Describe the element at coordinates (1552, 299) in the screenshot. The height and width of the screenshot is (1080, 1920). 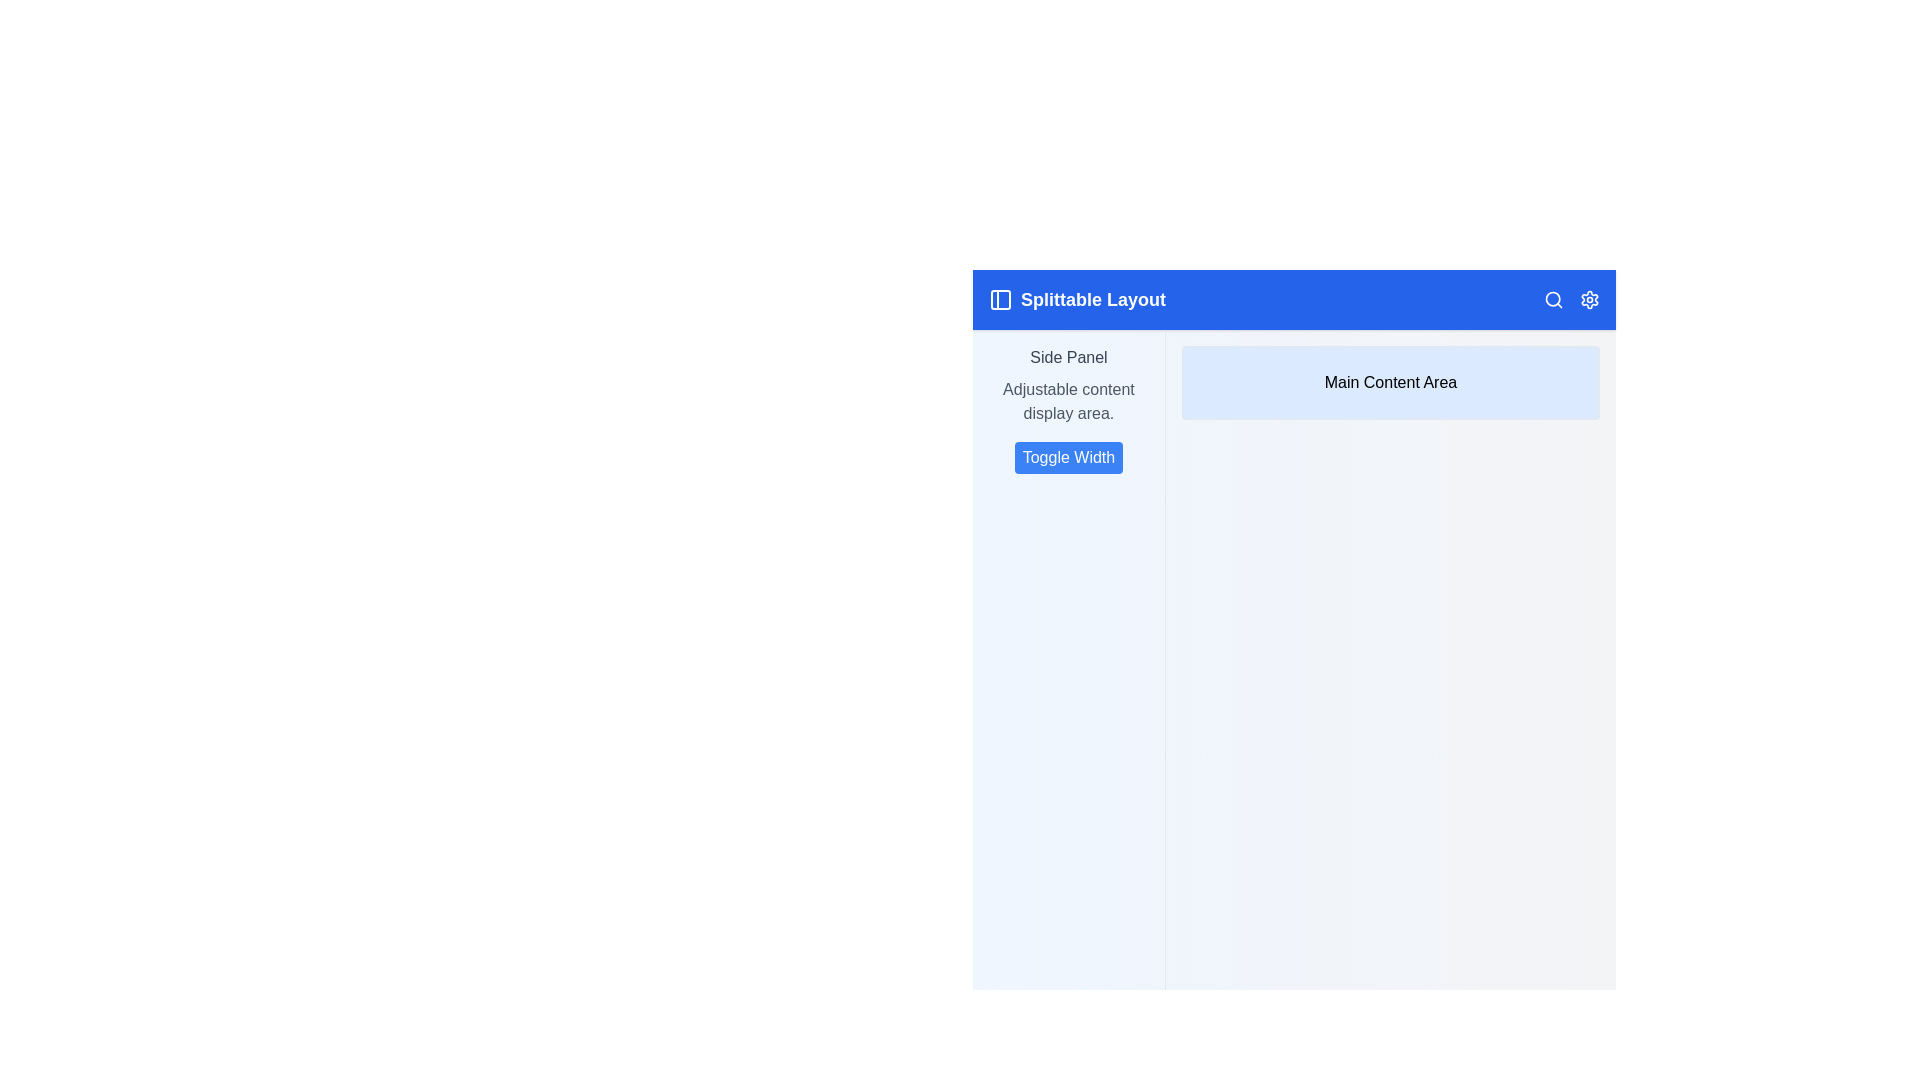
I see `the circular graphic element that forms the inner part of the magnifying glass's lens in the top-right corner of the header bar` at that location.